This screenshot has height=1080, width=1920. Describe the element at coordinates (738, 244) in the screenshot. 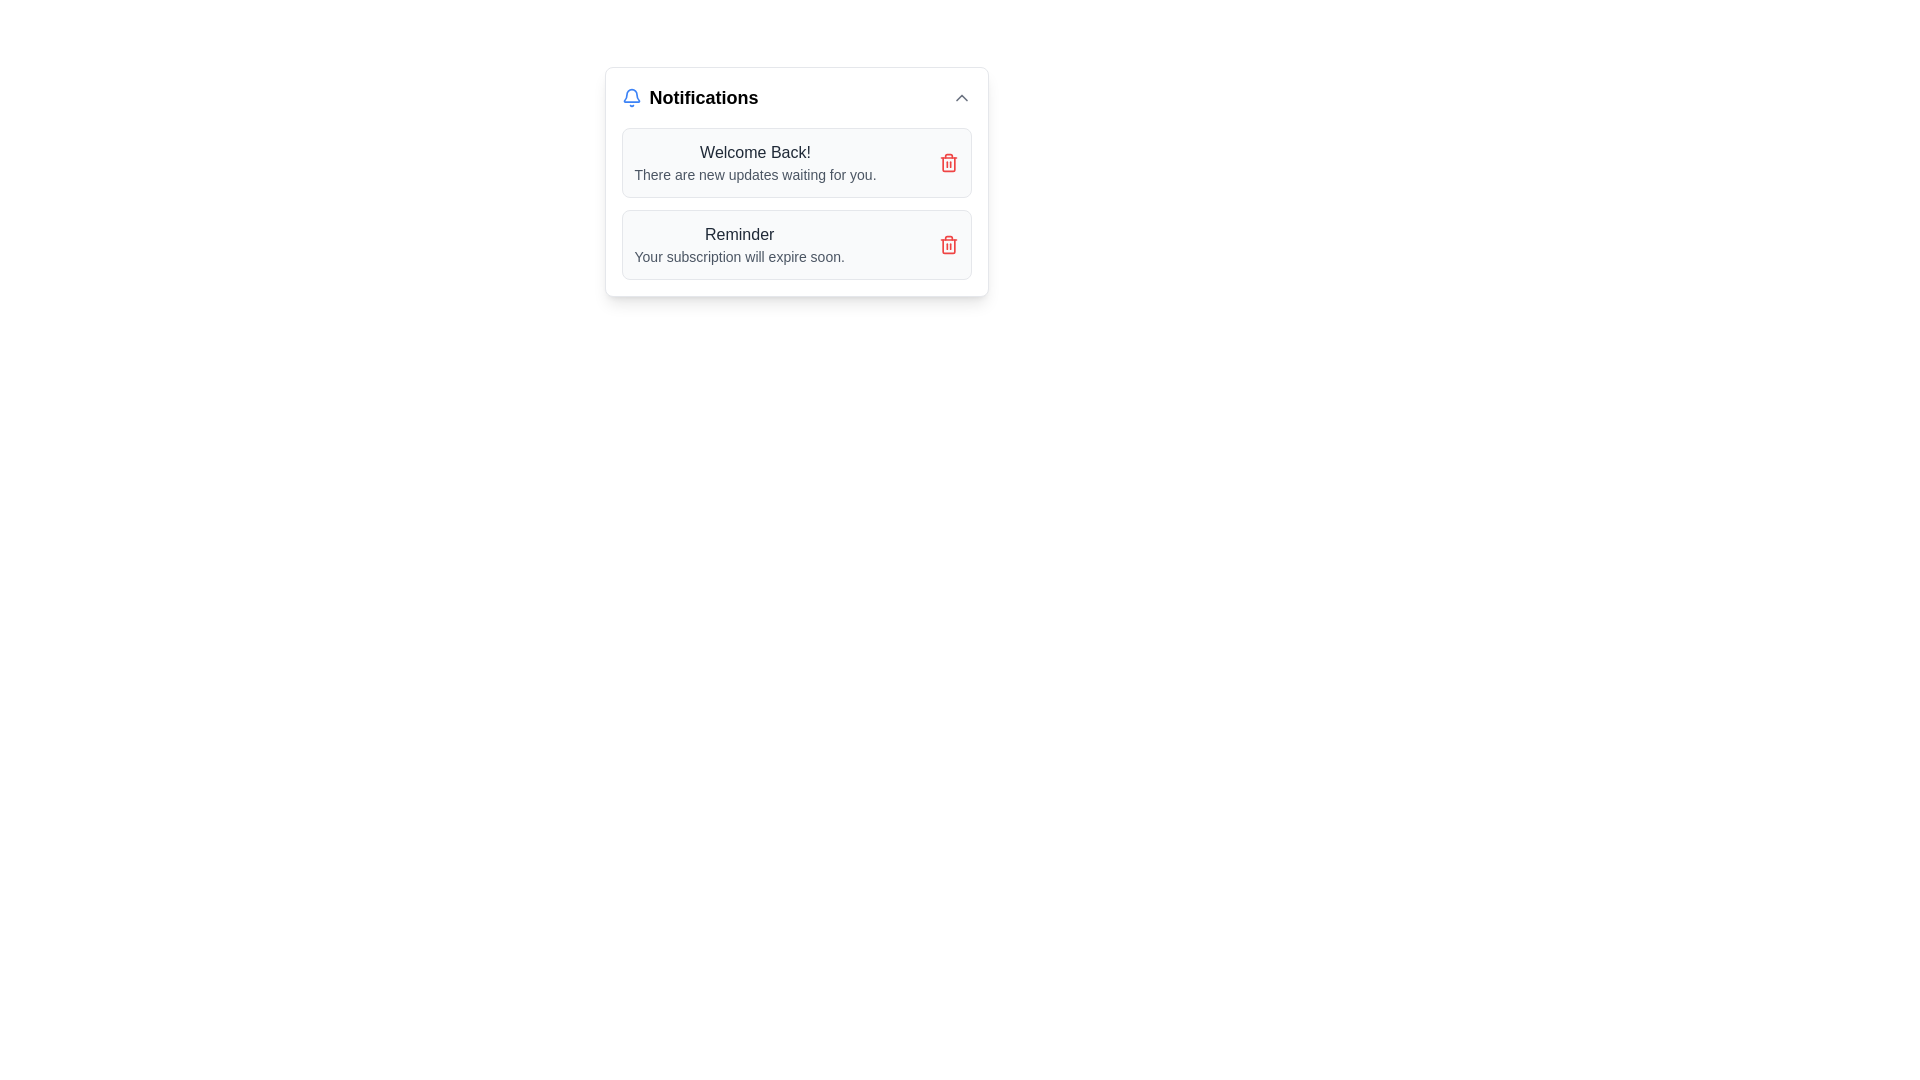

I see `the Notification Text Block that informs users about the expiration of their subscription, located in the notification panel as the second item in the list` at that location.